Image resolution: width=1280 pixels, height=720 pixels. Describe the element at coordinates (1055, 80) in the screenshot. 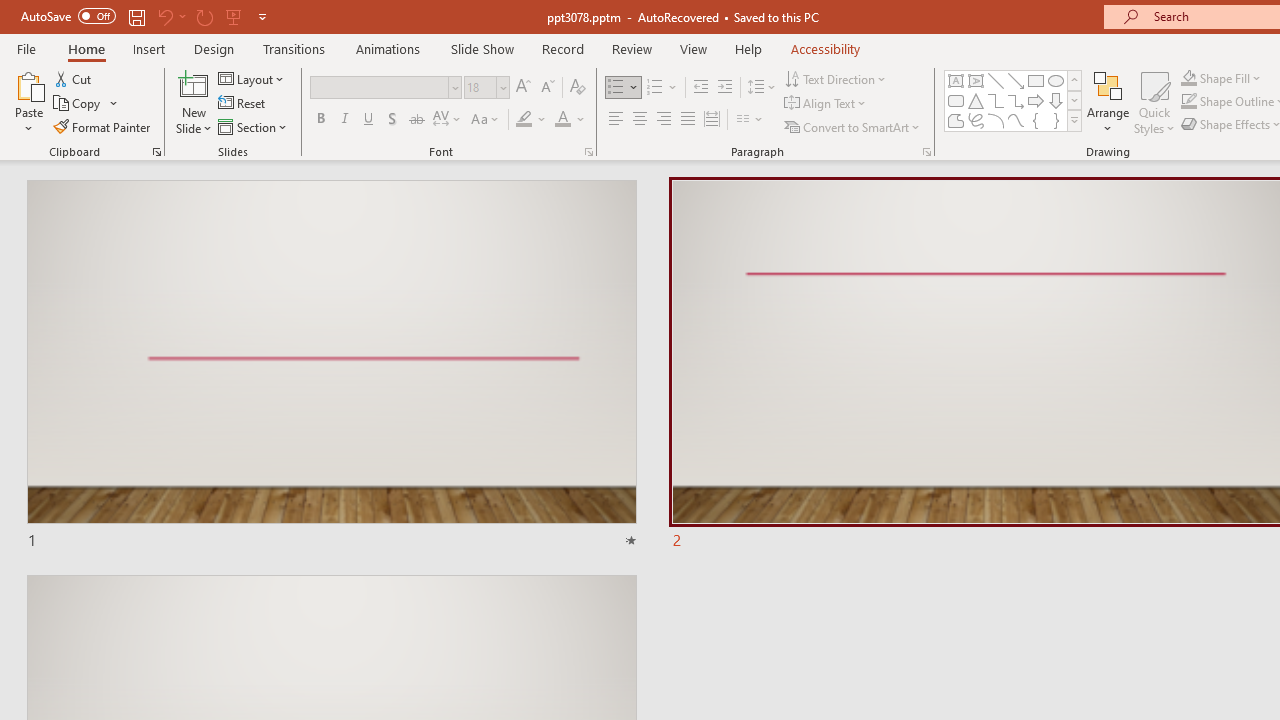

I see `'Oval'` at that location.